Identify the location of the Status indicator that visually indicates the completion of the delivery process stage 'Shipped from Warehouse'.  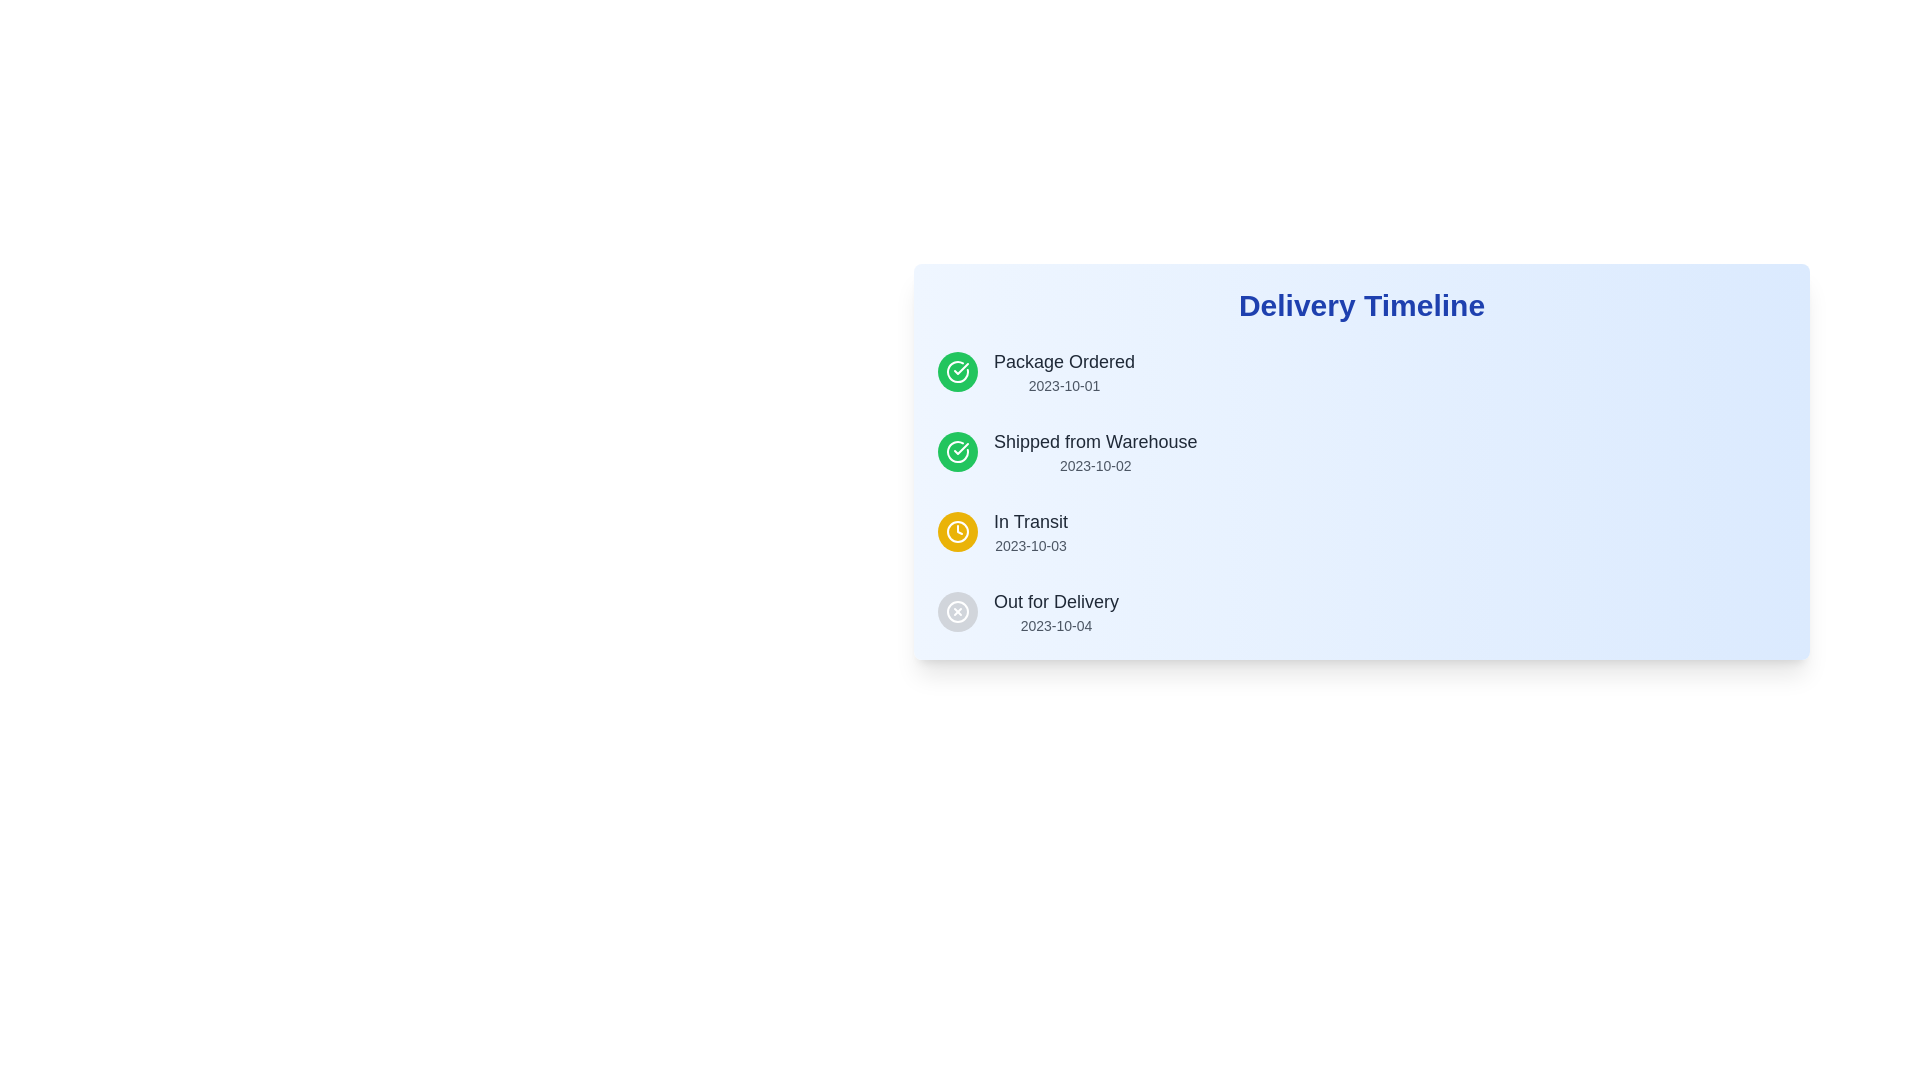
(957, 451).